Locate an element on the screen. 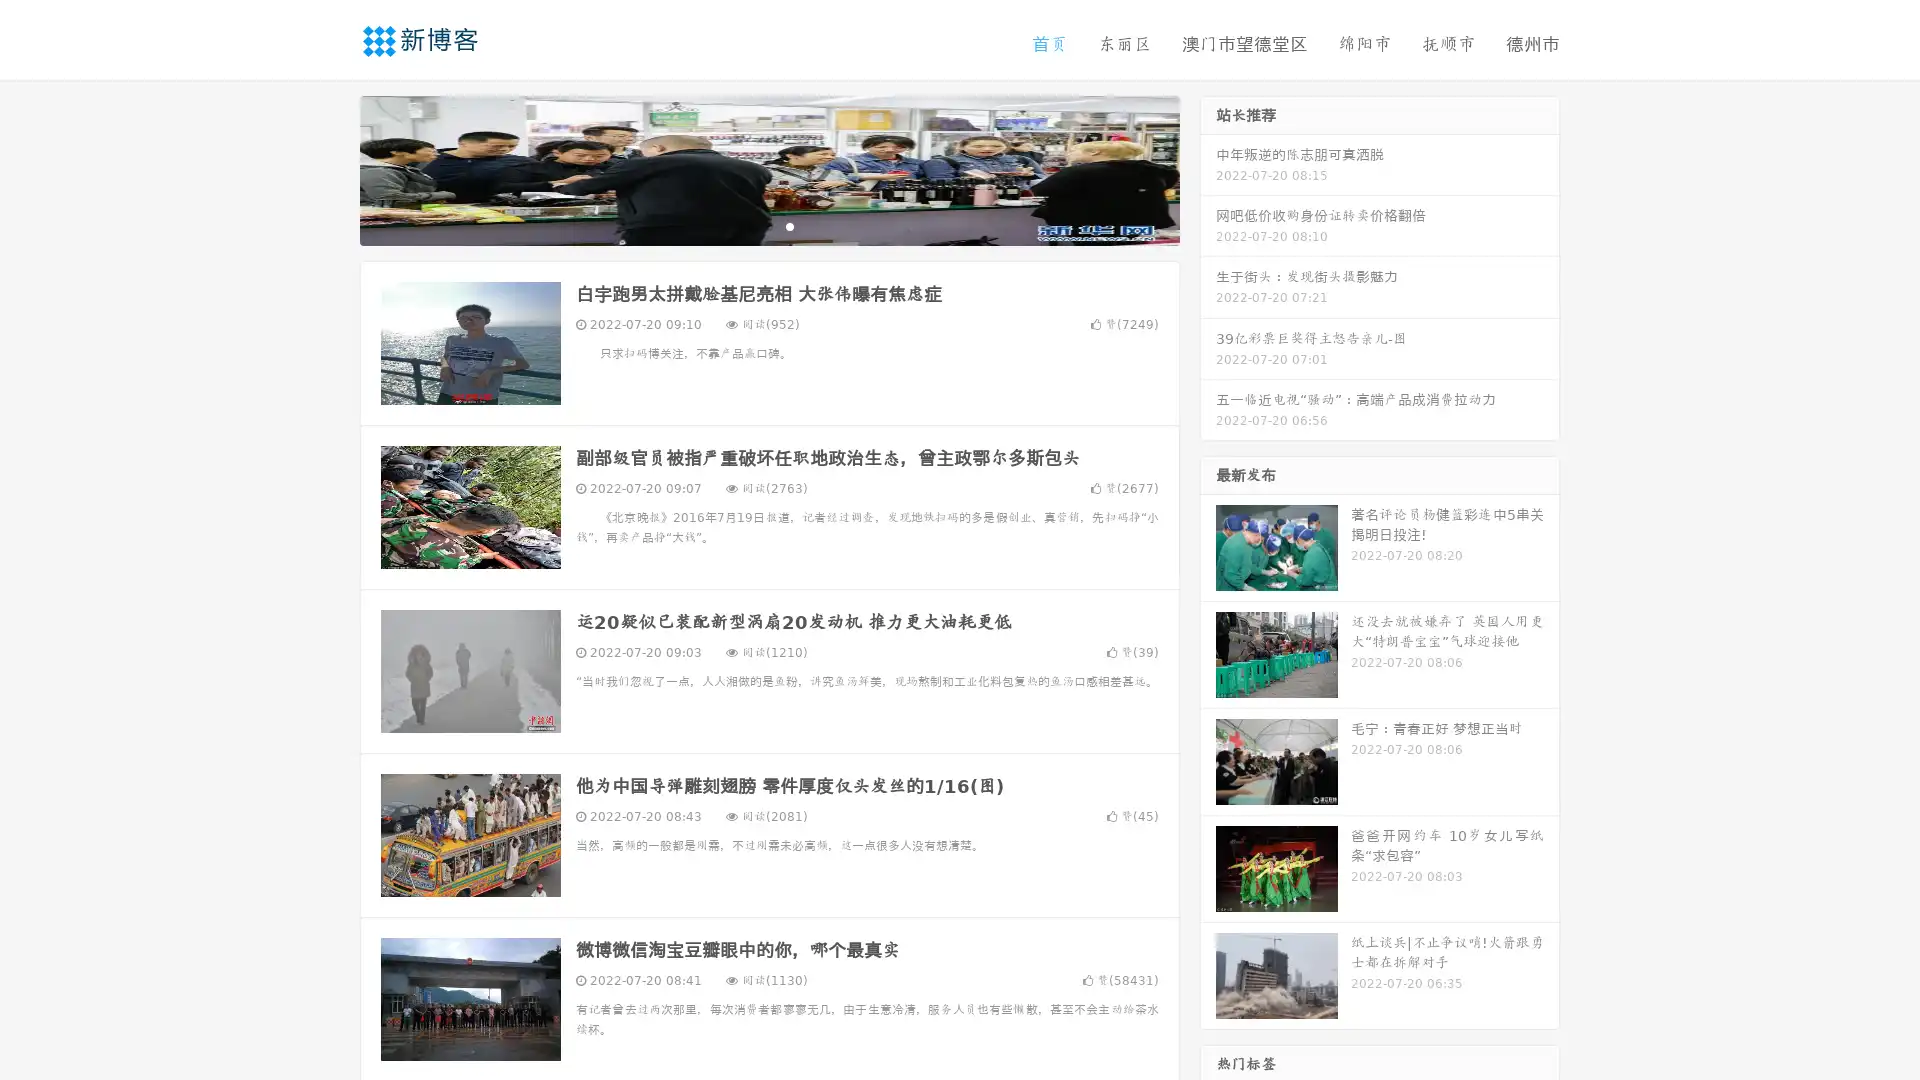 The height and width of the screenshot is (1080, 1920). Go to slide 3 is located at coordinates (789, 225).